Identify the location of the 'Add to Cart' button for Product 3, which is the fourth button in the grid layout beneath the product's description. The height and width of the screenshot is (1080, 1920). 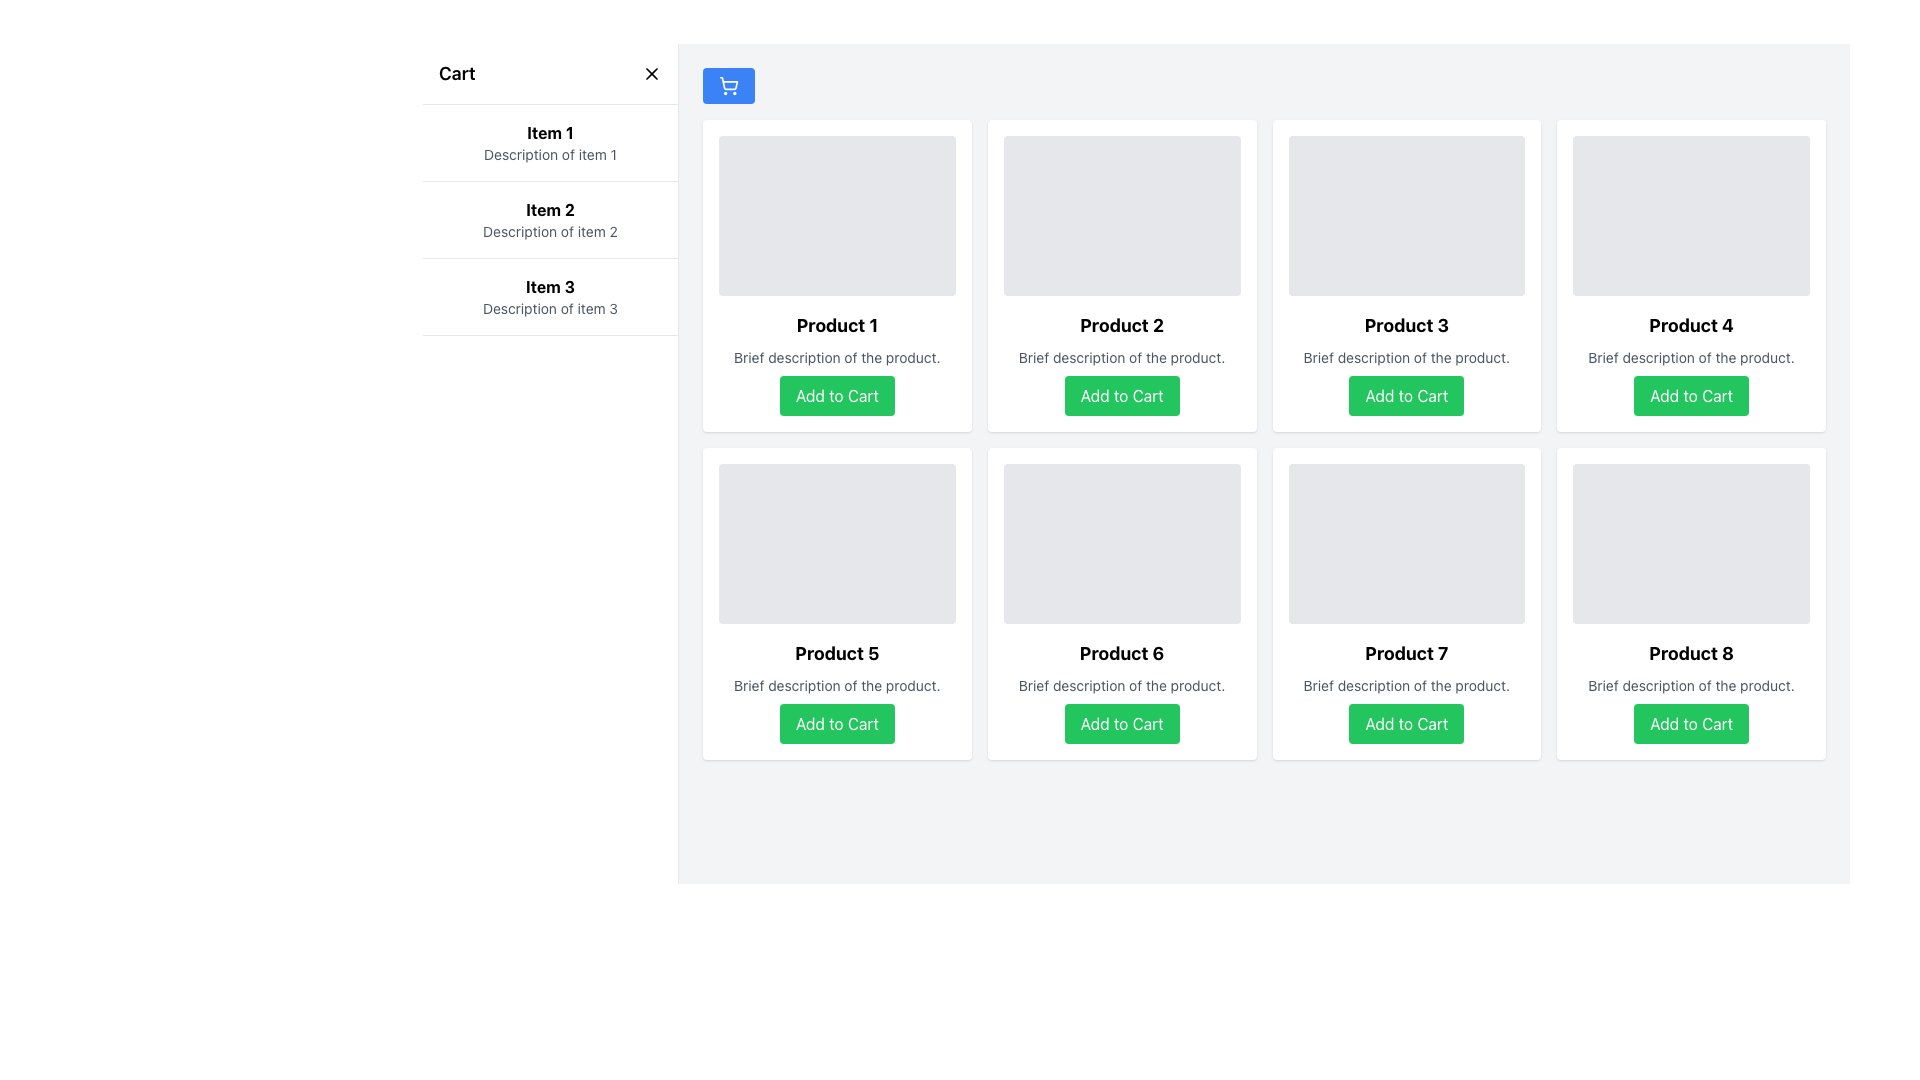
(1405, 396).